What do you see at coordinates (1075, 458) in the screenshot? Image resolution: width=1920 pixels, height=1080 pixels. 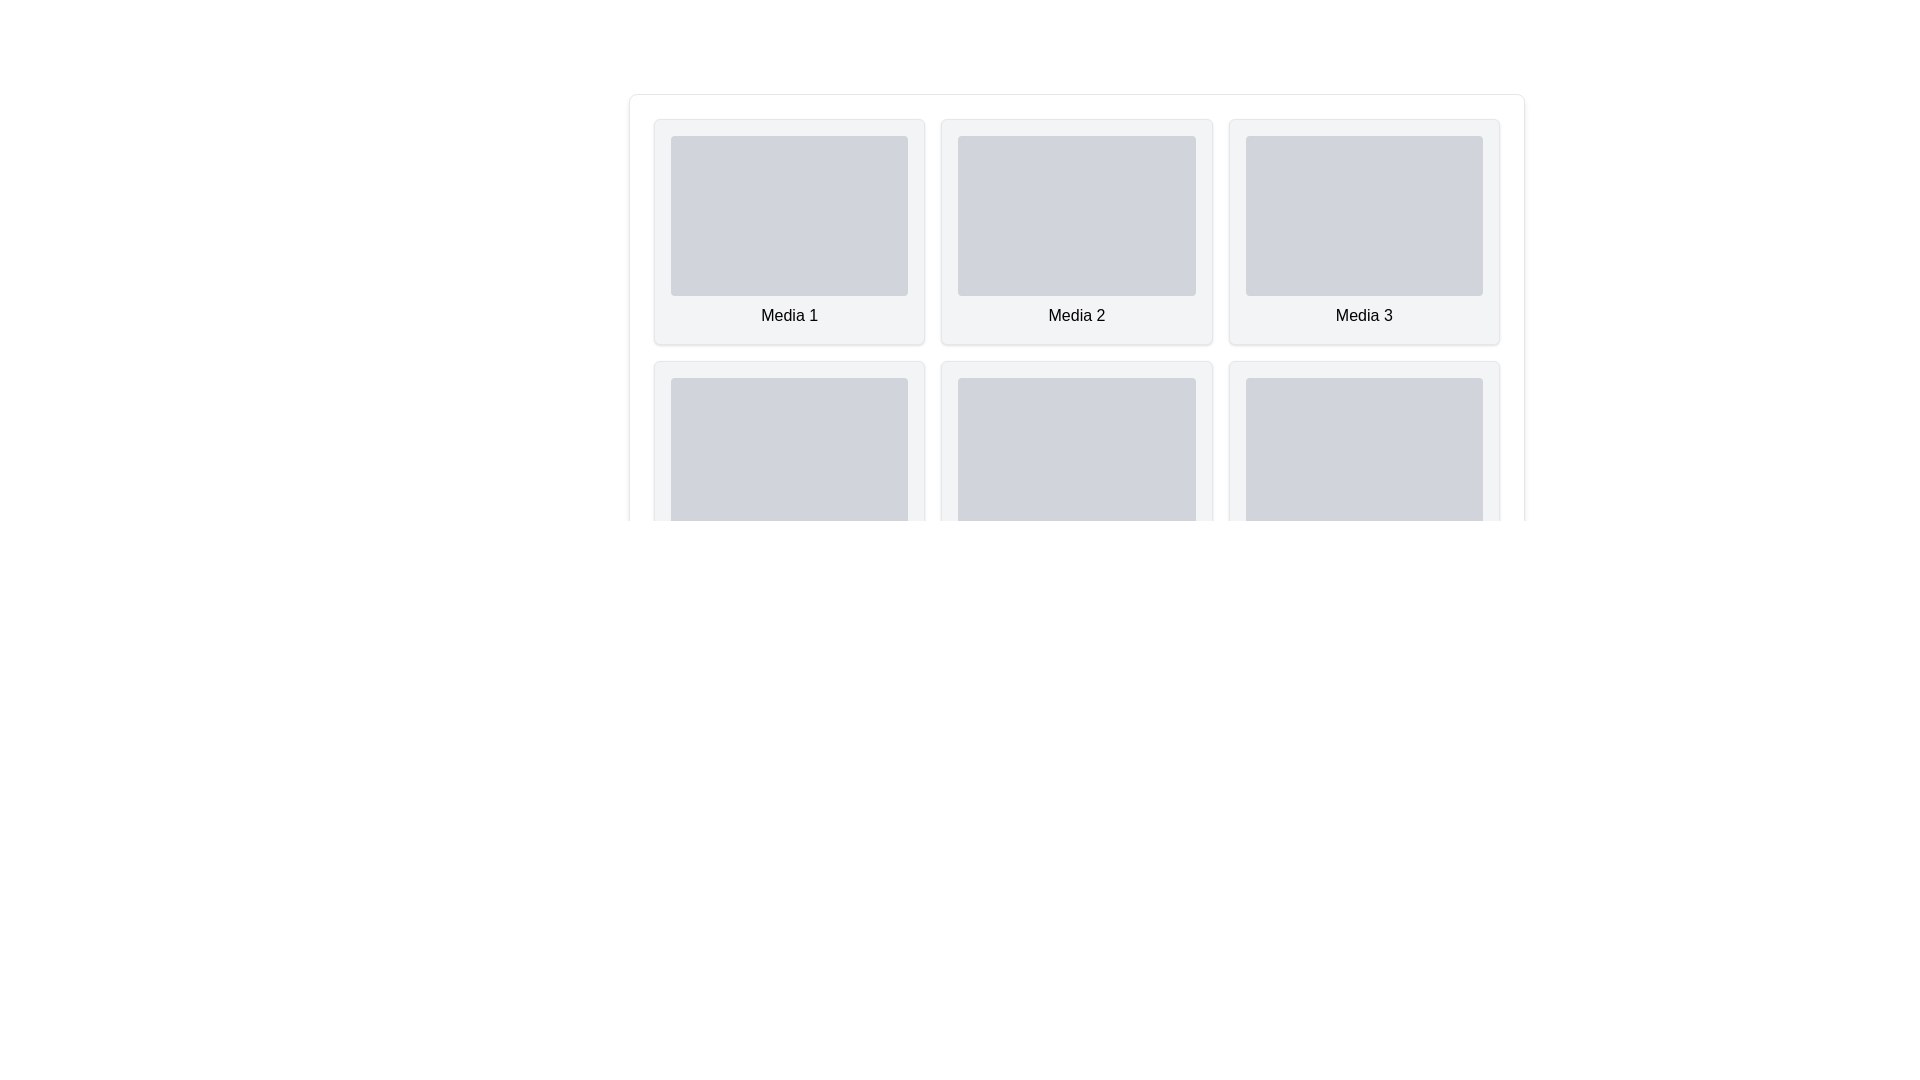 I see `the gray rectangular media content placeholder located in the second row, third column of the grid layout, which has a soft rounded border and no additional content` at bounding box center [1075, 458].